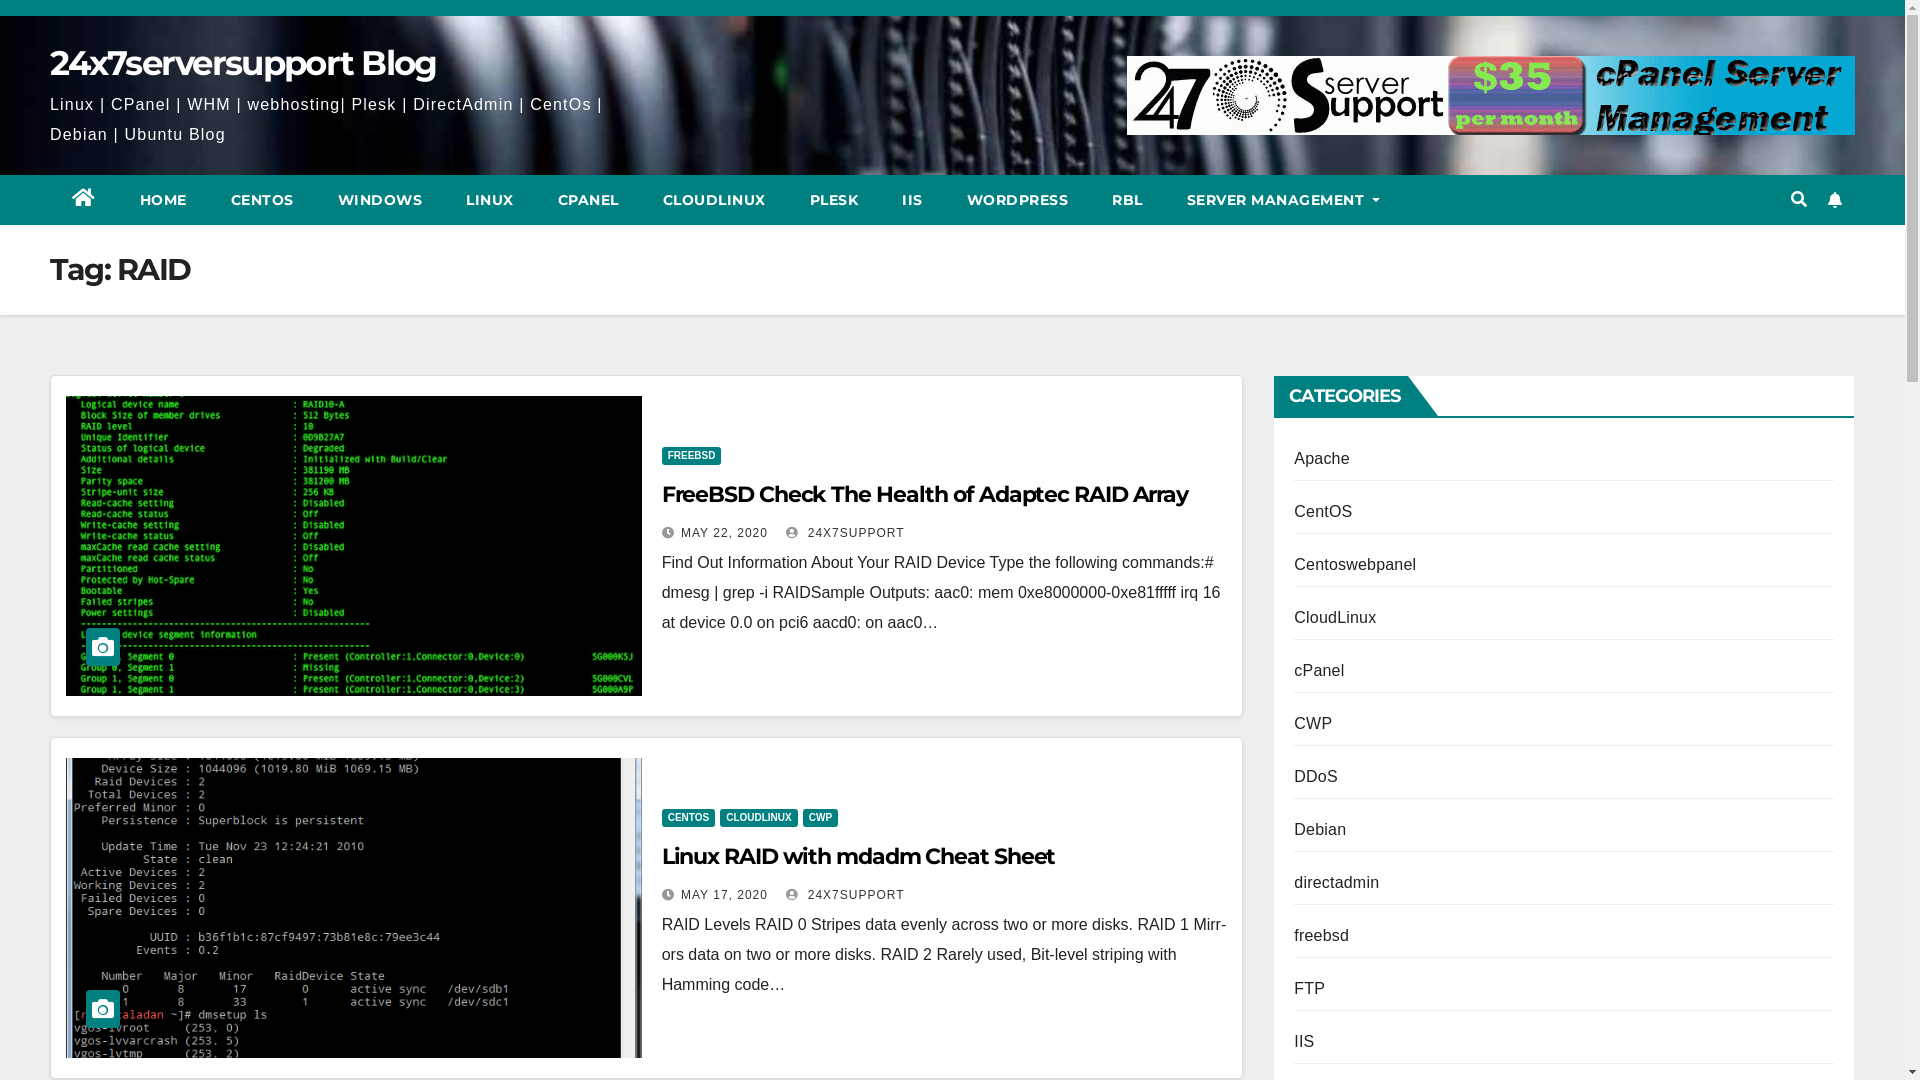  Describe the element at coordinates (242, 61) in the screenshot. I see `'24x7serversupport Blog'` at that location.